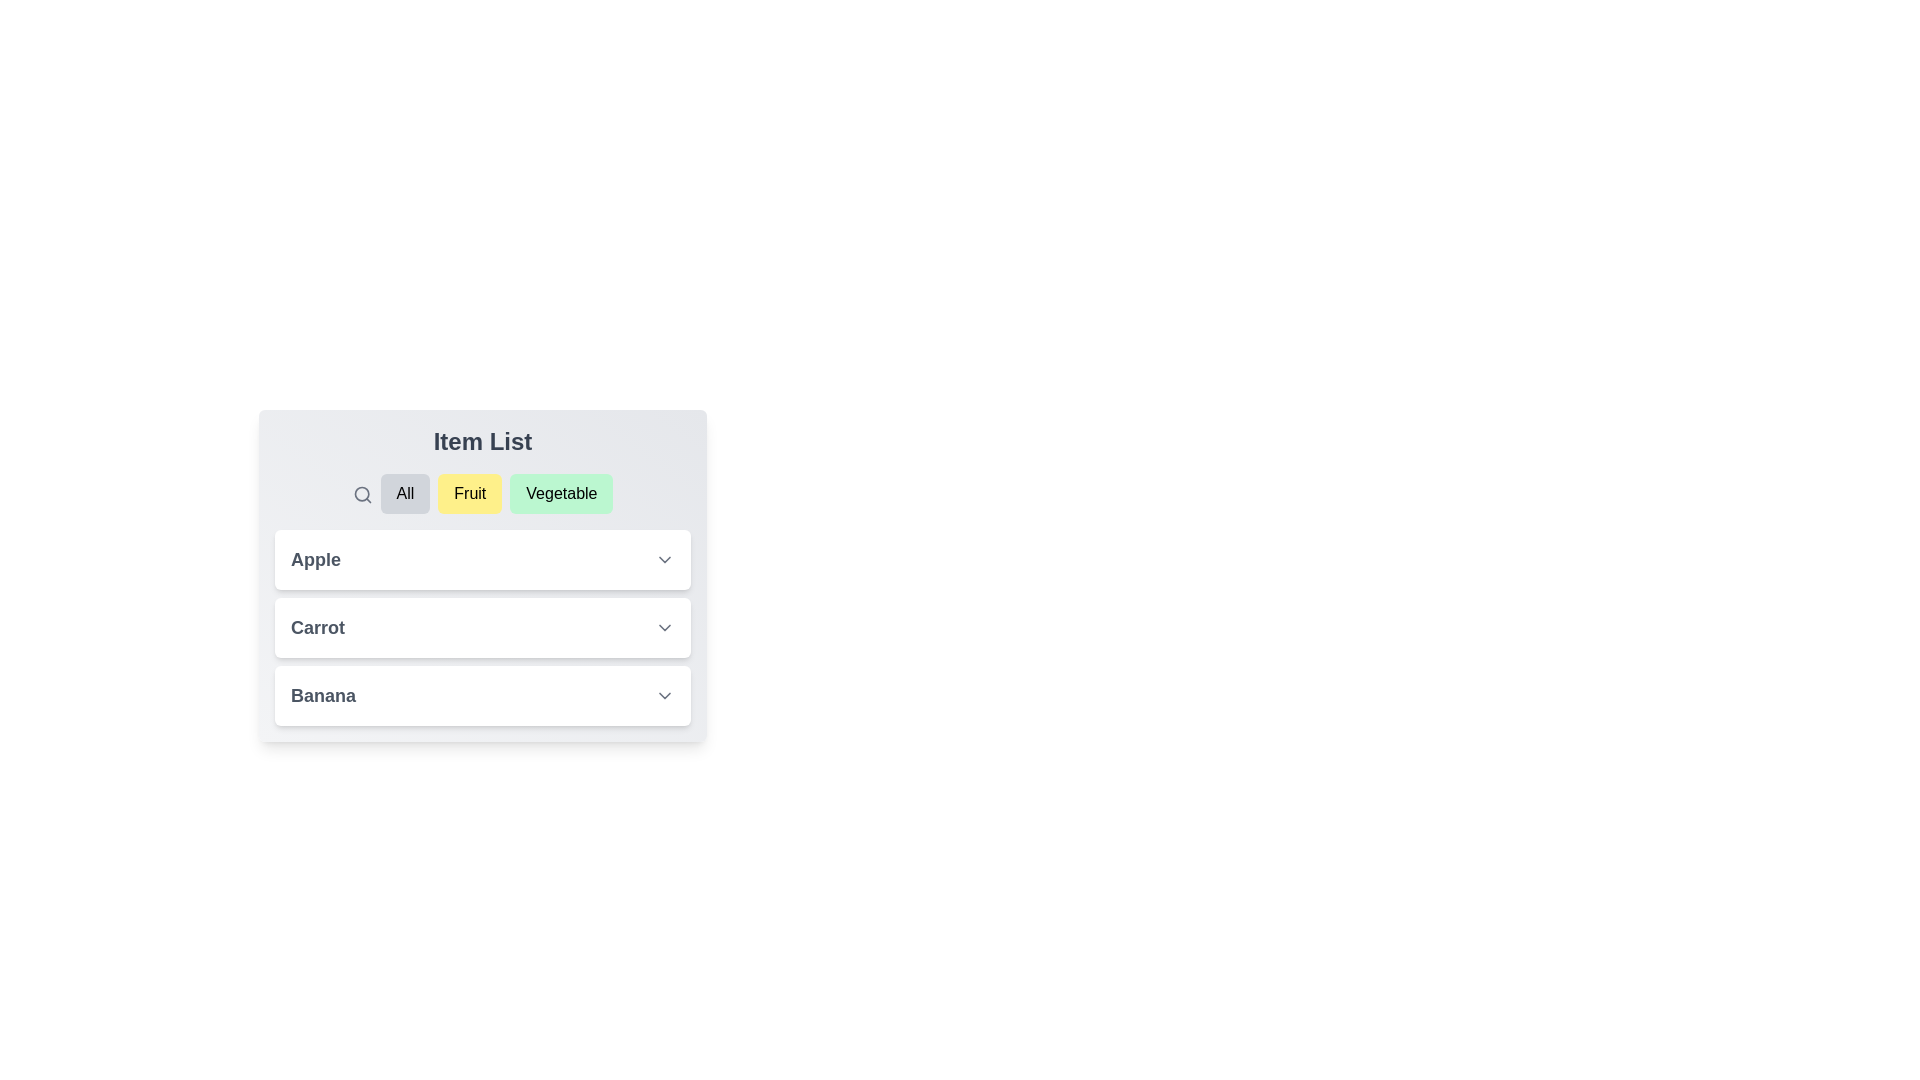  Describe the element at coordinates (665, 694) in the screenshot. I see `dropdown button next to Banana to expand and view its description` at that location.